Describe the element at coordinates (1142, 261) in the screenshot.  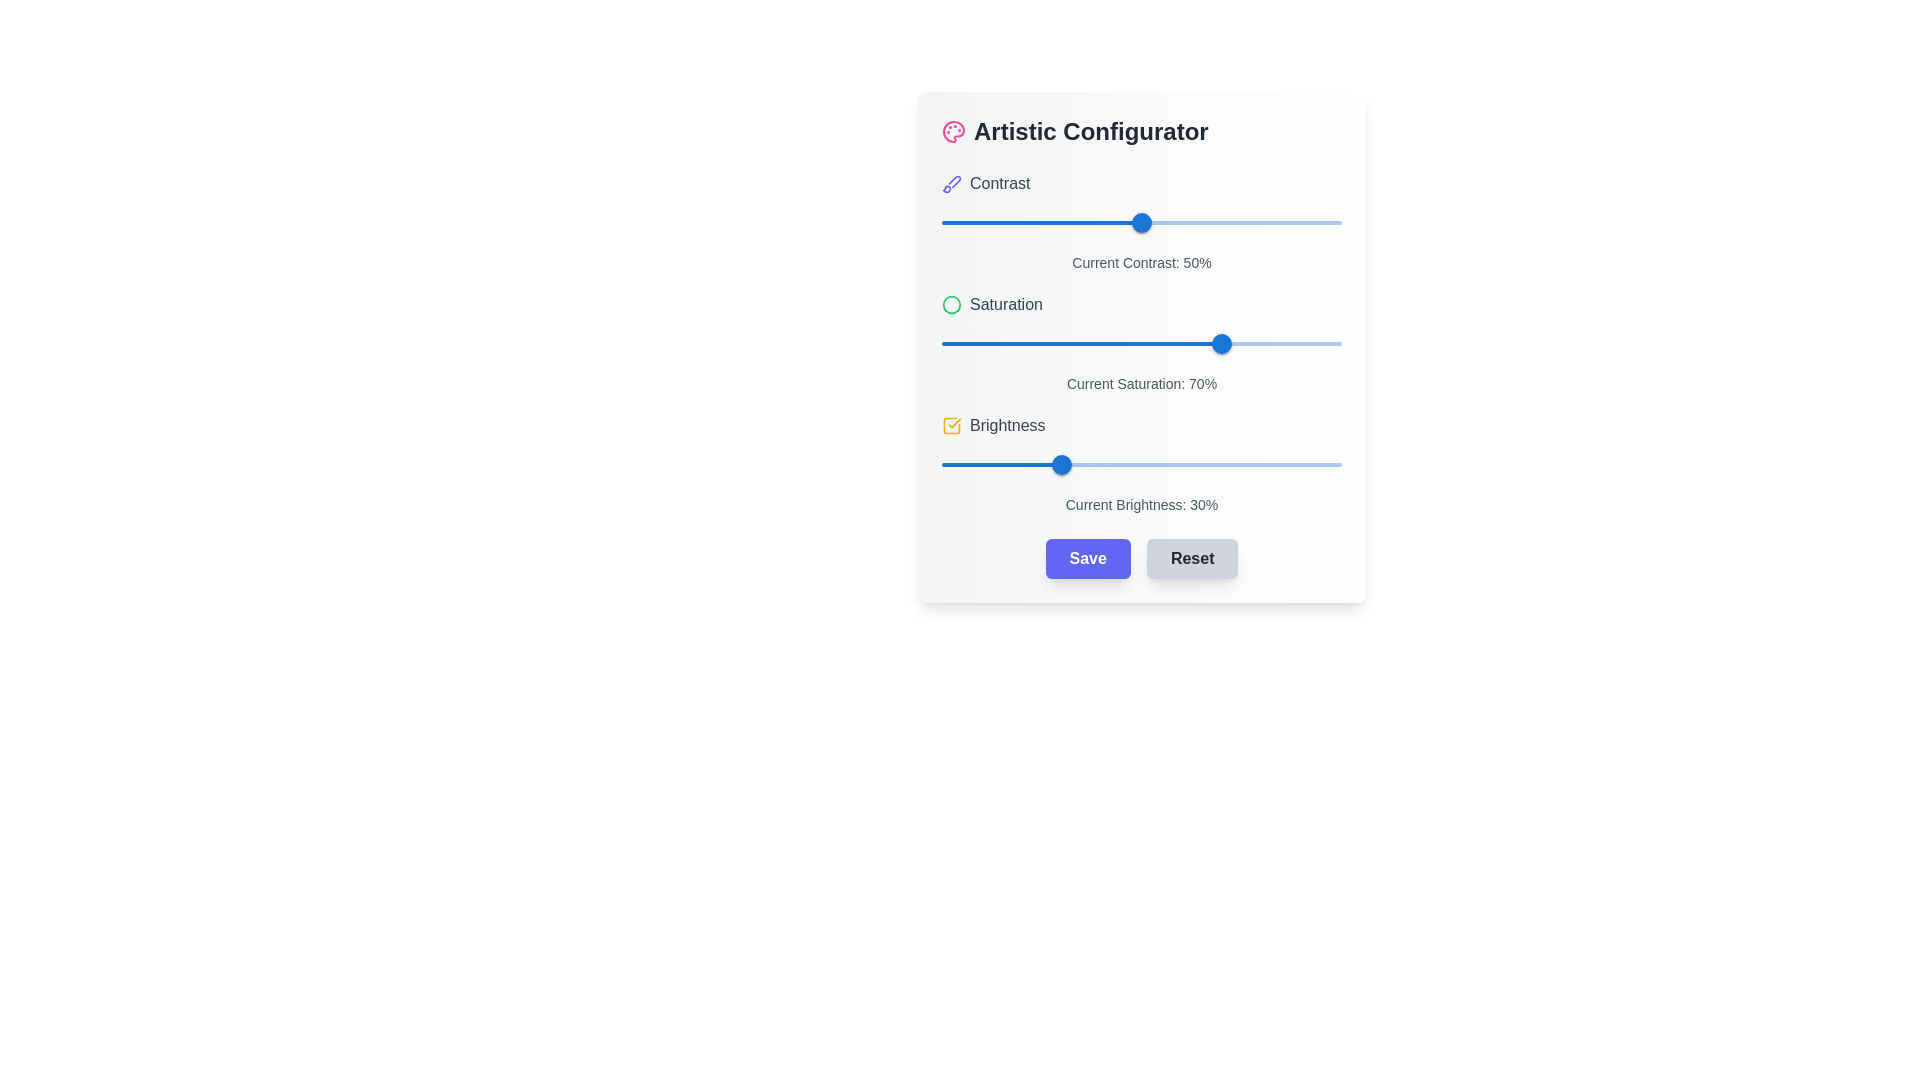
I see `the static text displaying the message 'Current Contrast: 50%', which is located below the contrast slider and centered in relation to it` at that location.